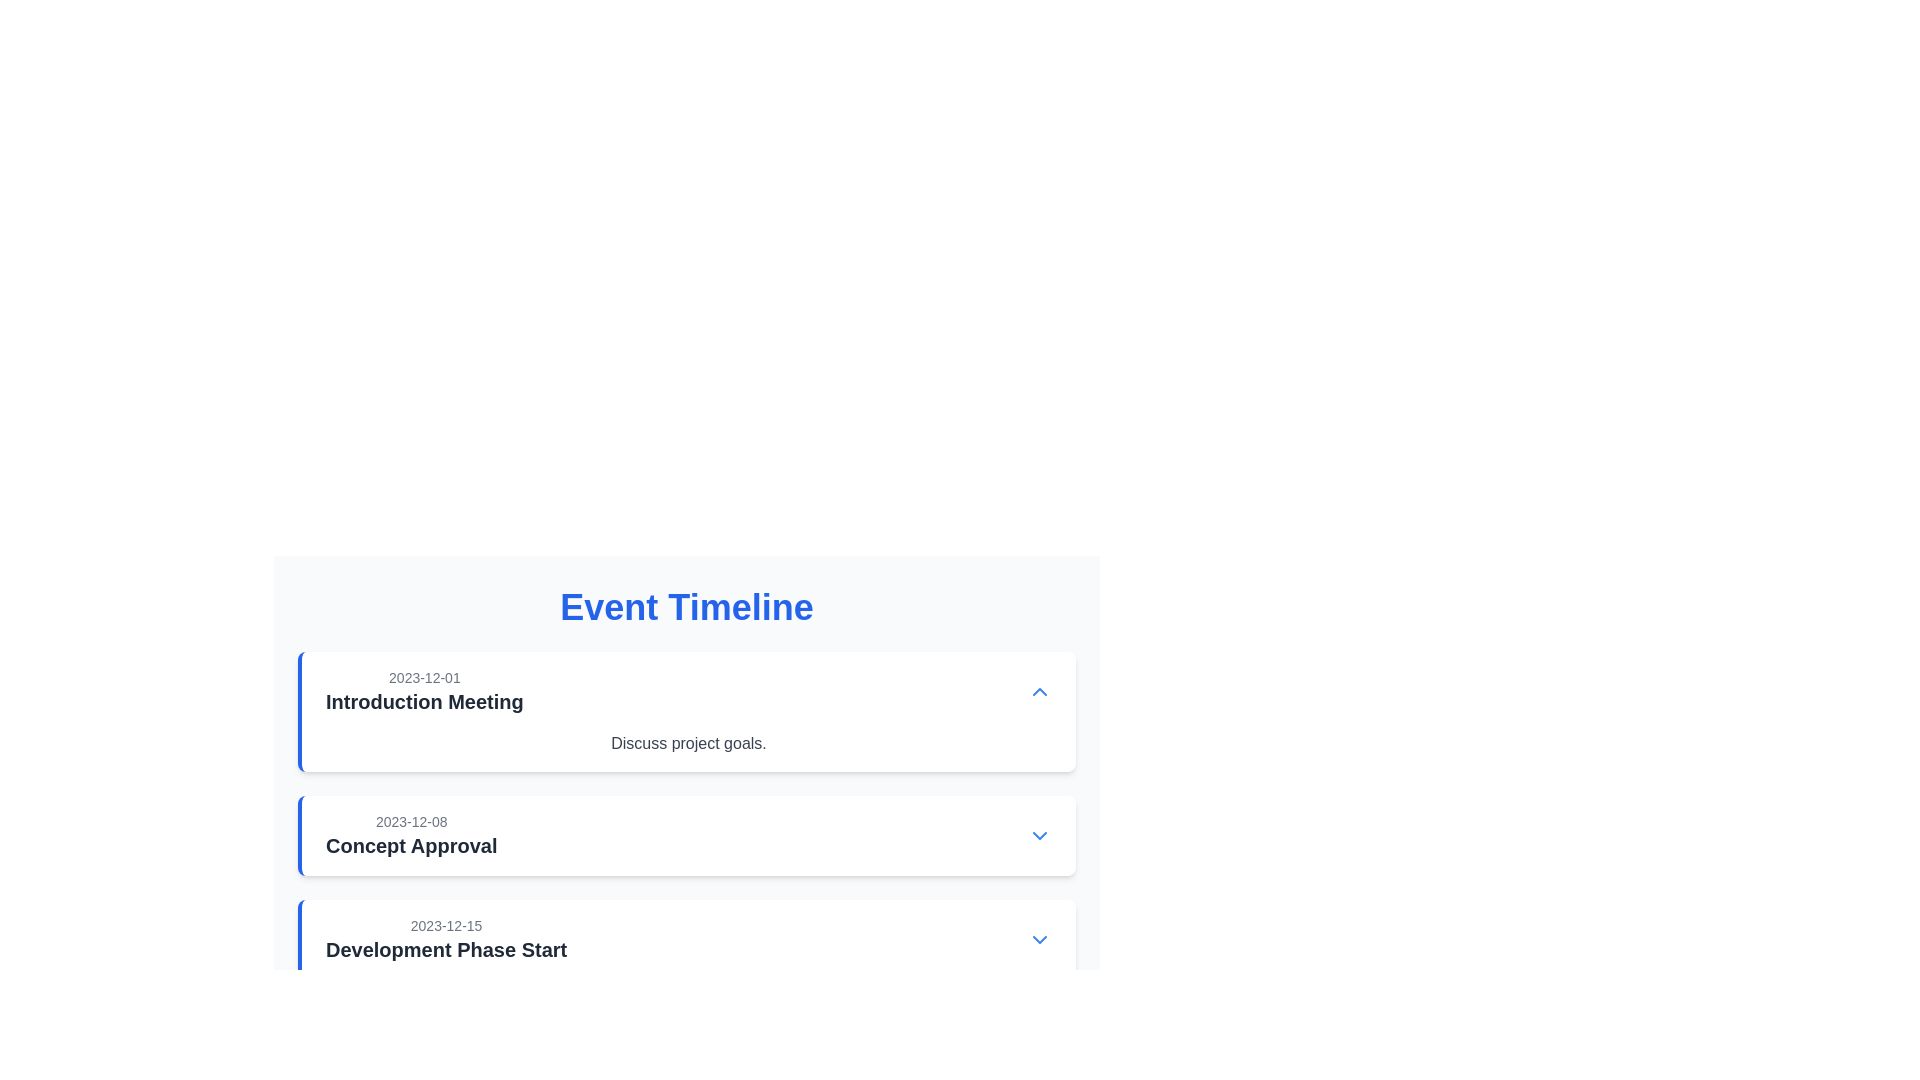 The width and height of the screenshot is (1920, 1080). I want to click on the bold text label displaying 'Development Phase Start', located below the date '2023-12-15' in the third event card of the timeline, so click(445, 948).